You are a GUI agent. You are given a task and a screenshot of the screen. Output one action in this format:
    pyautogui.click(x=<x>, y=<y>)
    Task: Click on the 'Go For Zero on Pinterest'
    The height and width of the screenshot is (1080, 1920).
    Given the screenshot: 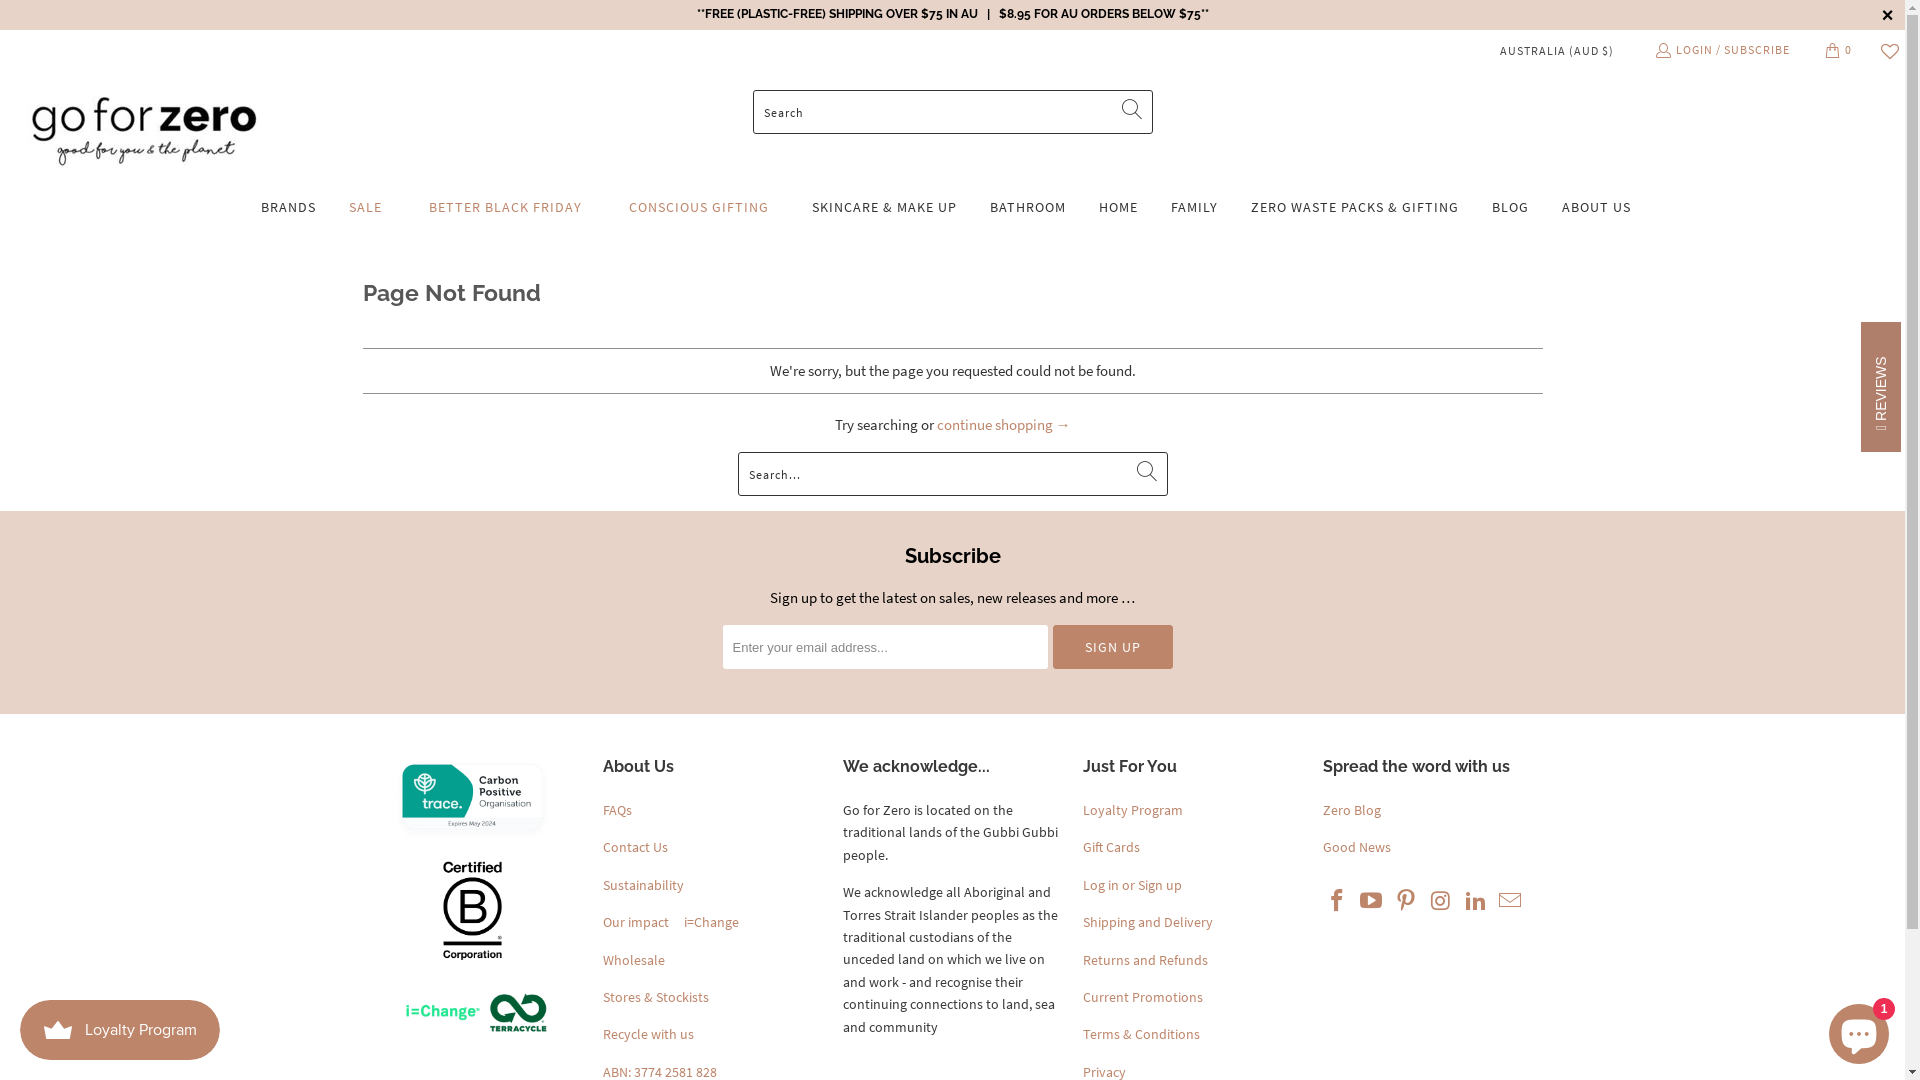 What is the action you would take?
    pyautogui.click(x=1405, y=901)
    